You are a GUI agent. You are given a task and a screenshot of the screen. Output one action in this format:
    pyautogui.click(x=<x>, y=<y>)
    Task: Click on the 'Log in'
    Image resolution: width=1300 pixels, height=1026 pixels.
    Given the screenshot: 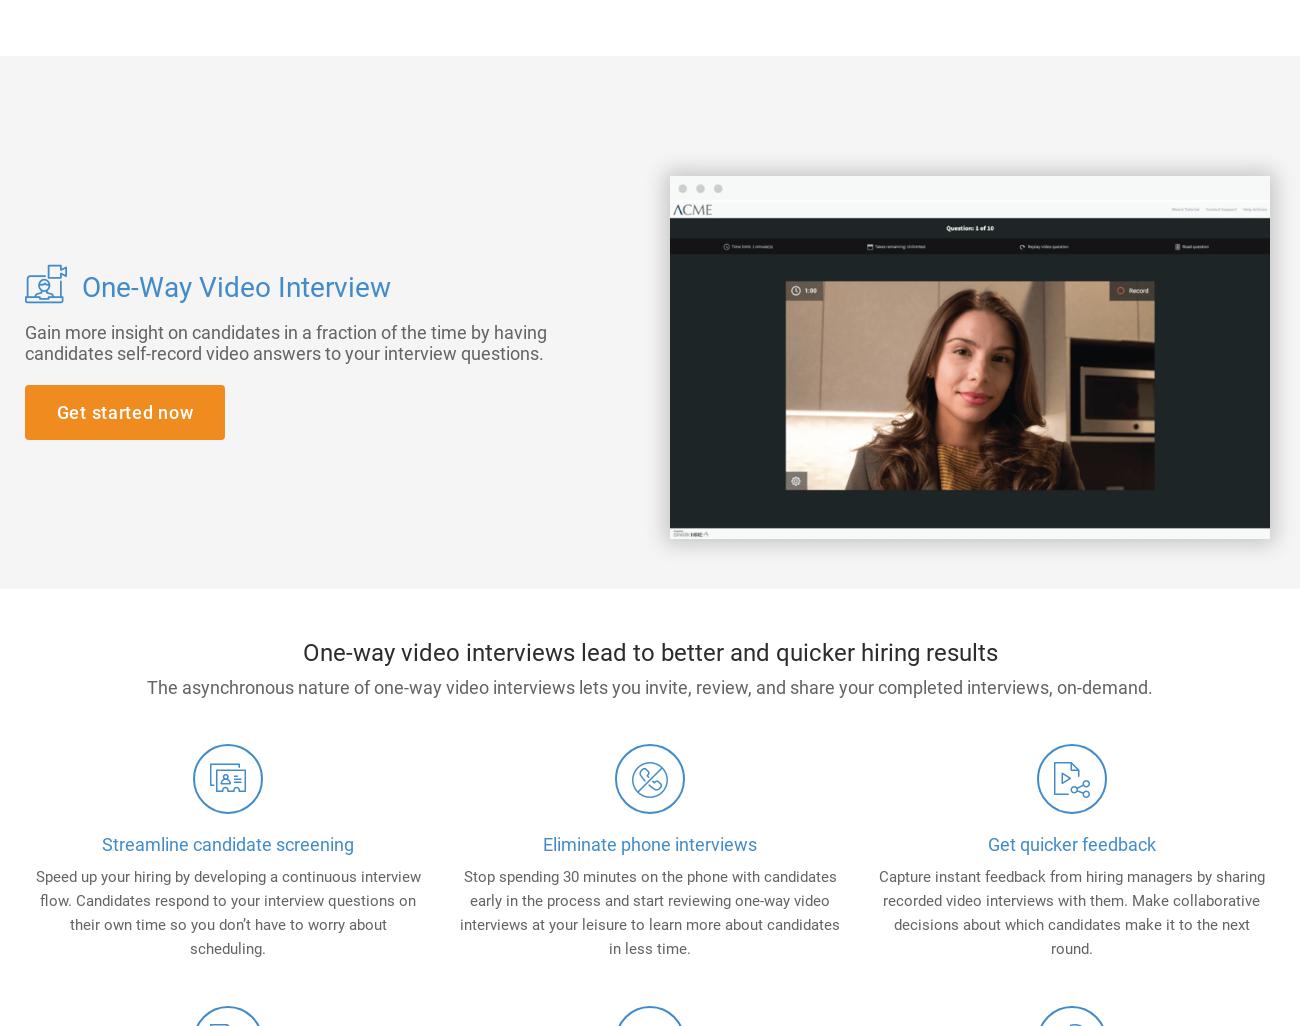 What is the action you would take?
    pyautogui.click(x=1044, y=90)
    